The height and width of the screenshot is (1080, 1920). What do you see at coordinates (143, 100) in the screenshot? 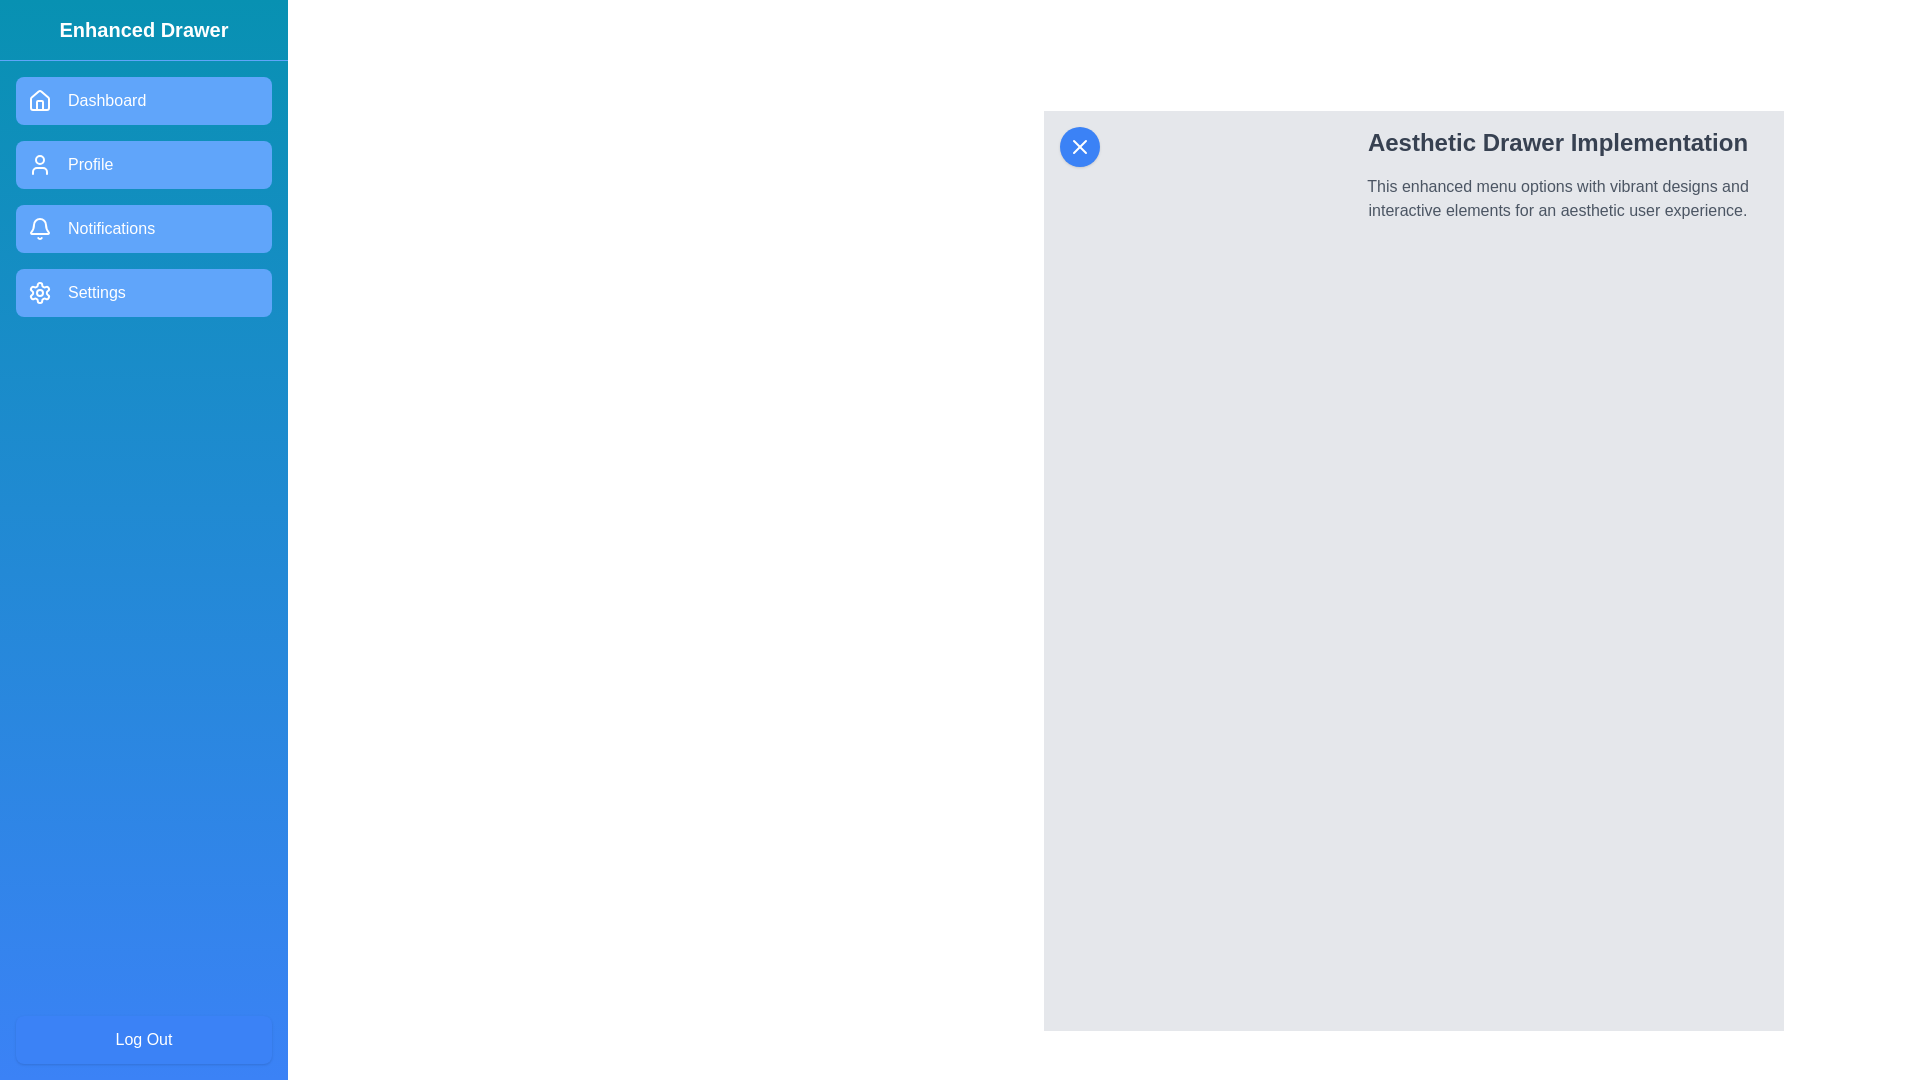
I see `the first button in the sidebar menu` at bounding box center [143, 100].